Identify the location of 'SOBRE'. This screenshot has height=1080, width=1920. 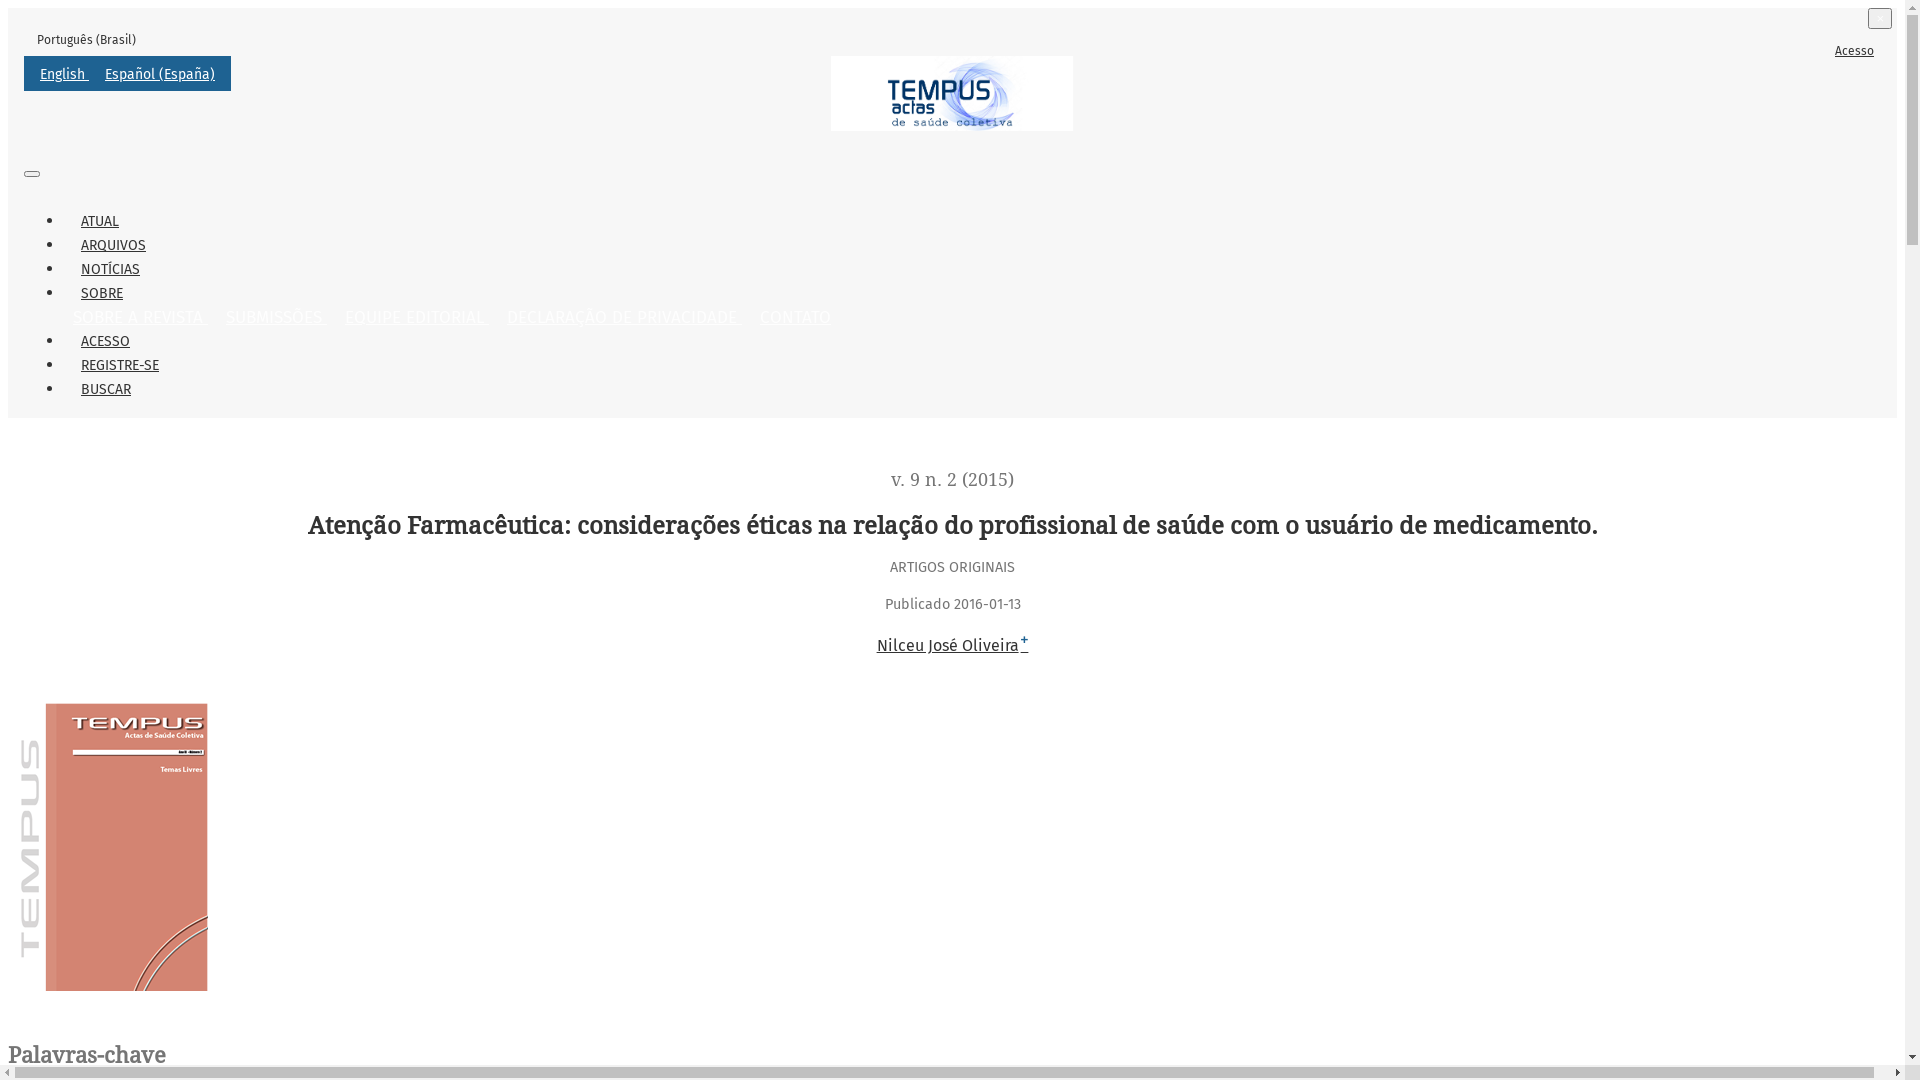
(100, 293).